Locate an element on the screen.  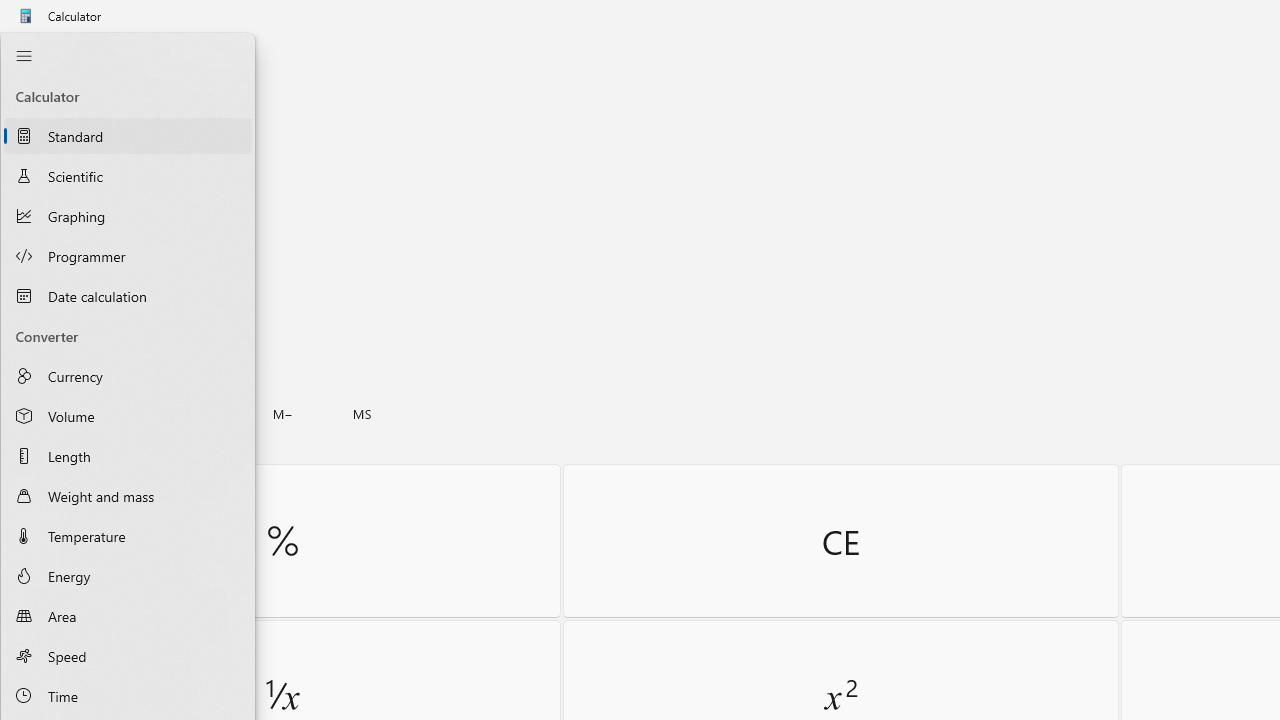
'Close Navigation' is located at coordinates (23, 55).